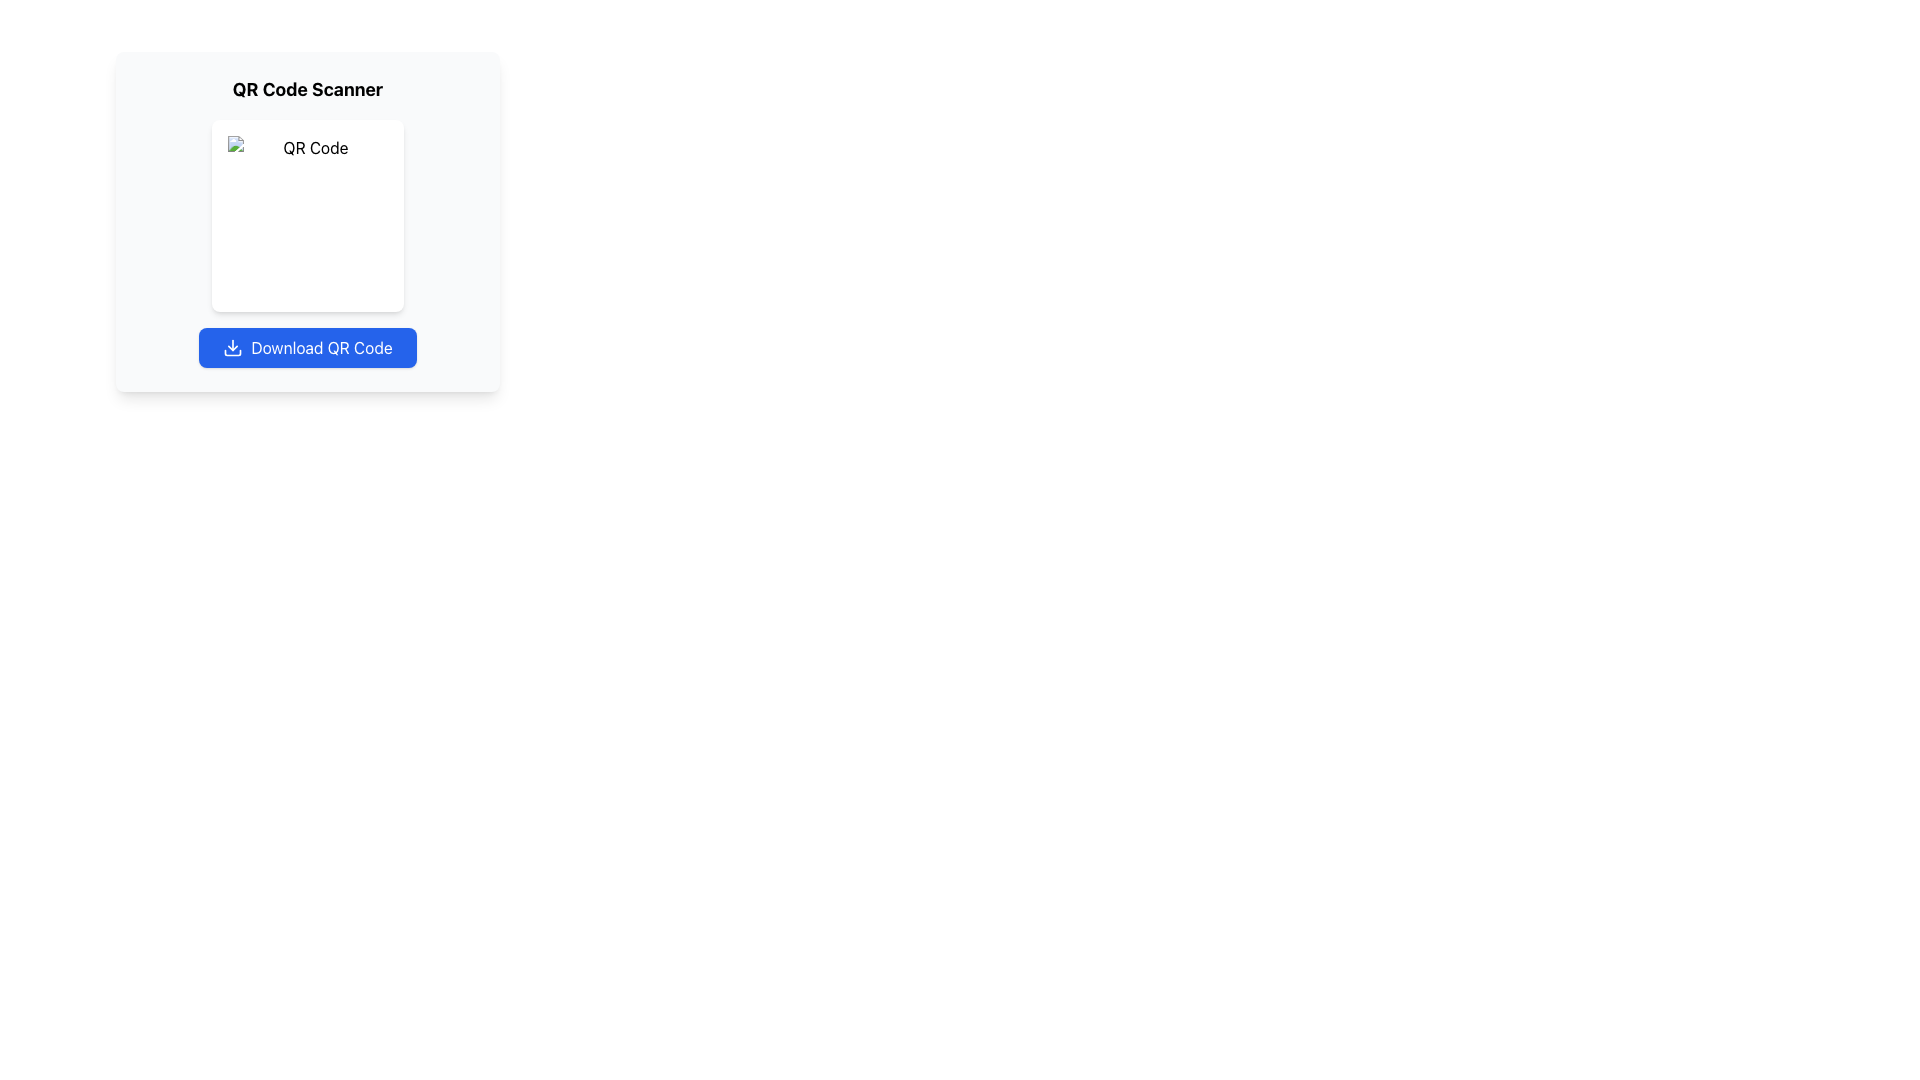  Describe the element at coordinates (233, 346) in the screenshot. I see `the download icon located on the blue button labeled 'Download QR Code'` at that location.